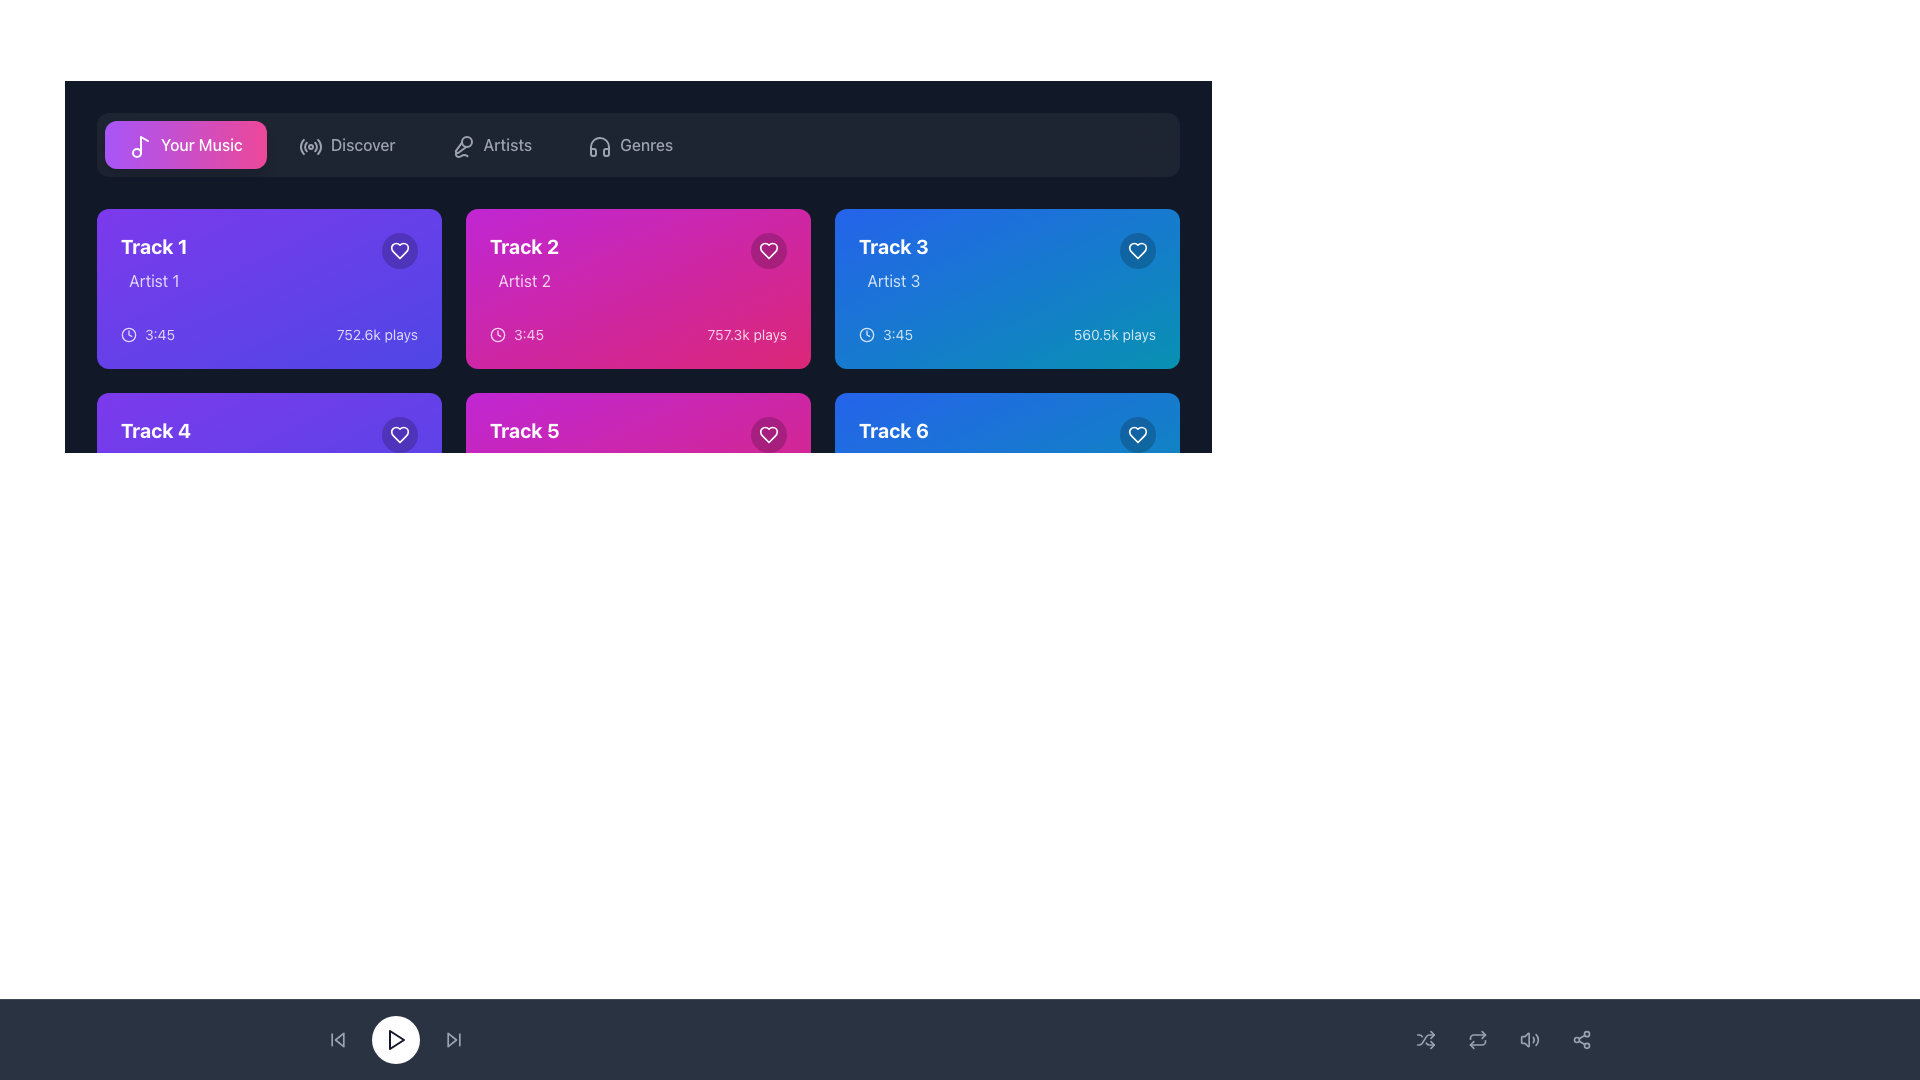 The width and height of the screenshot is (1920, 1080). I want to click on text content of the Text label displaying '3:45' in bold white font, located within the pink card labeled 'Track 2', so click(528, 334).